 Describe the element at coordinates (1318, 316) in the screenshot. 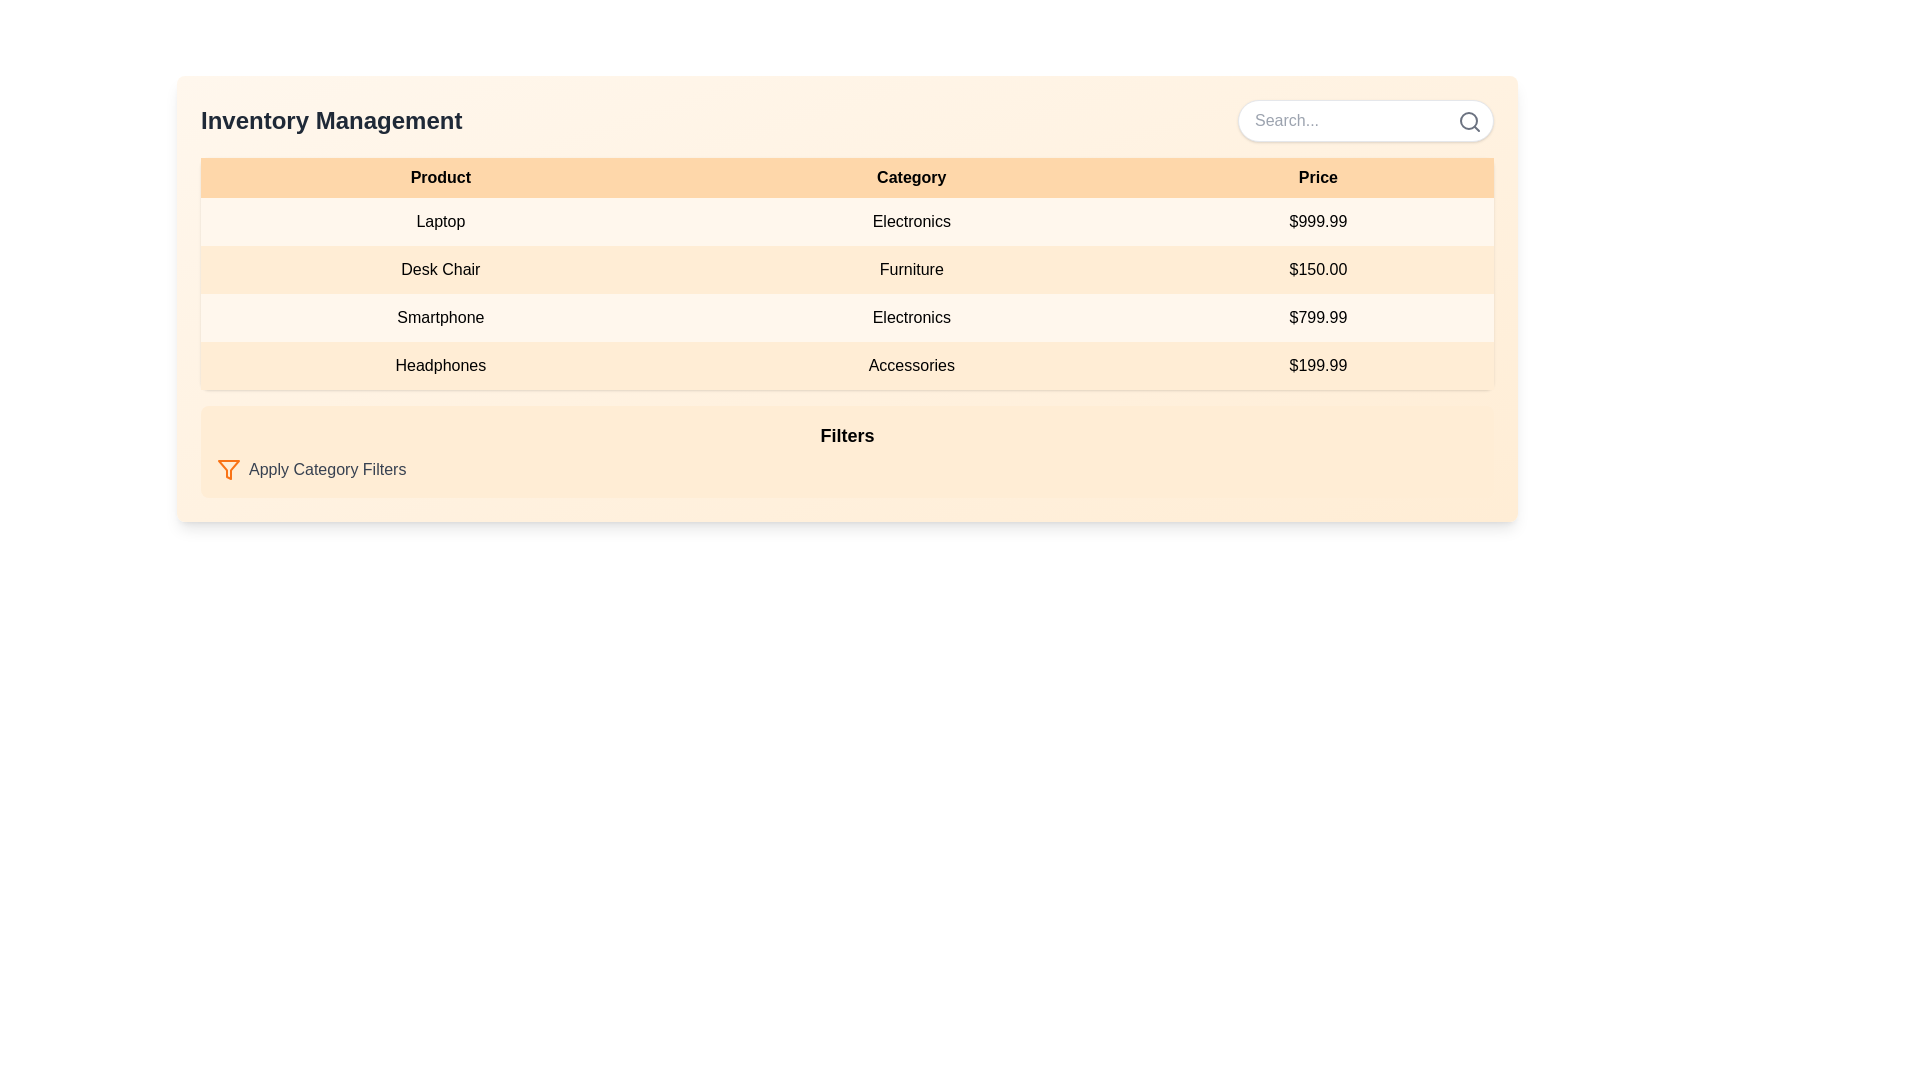

I see `the static text displaying the price of the 'Smartphone' product, located in the rightmost column of the table under the 'Price' heading` at that location.